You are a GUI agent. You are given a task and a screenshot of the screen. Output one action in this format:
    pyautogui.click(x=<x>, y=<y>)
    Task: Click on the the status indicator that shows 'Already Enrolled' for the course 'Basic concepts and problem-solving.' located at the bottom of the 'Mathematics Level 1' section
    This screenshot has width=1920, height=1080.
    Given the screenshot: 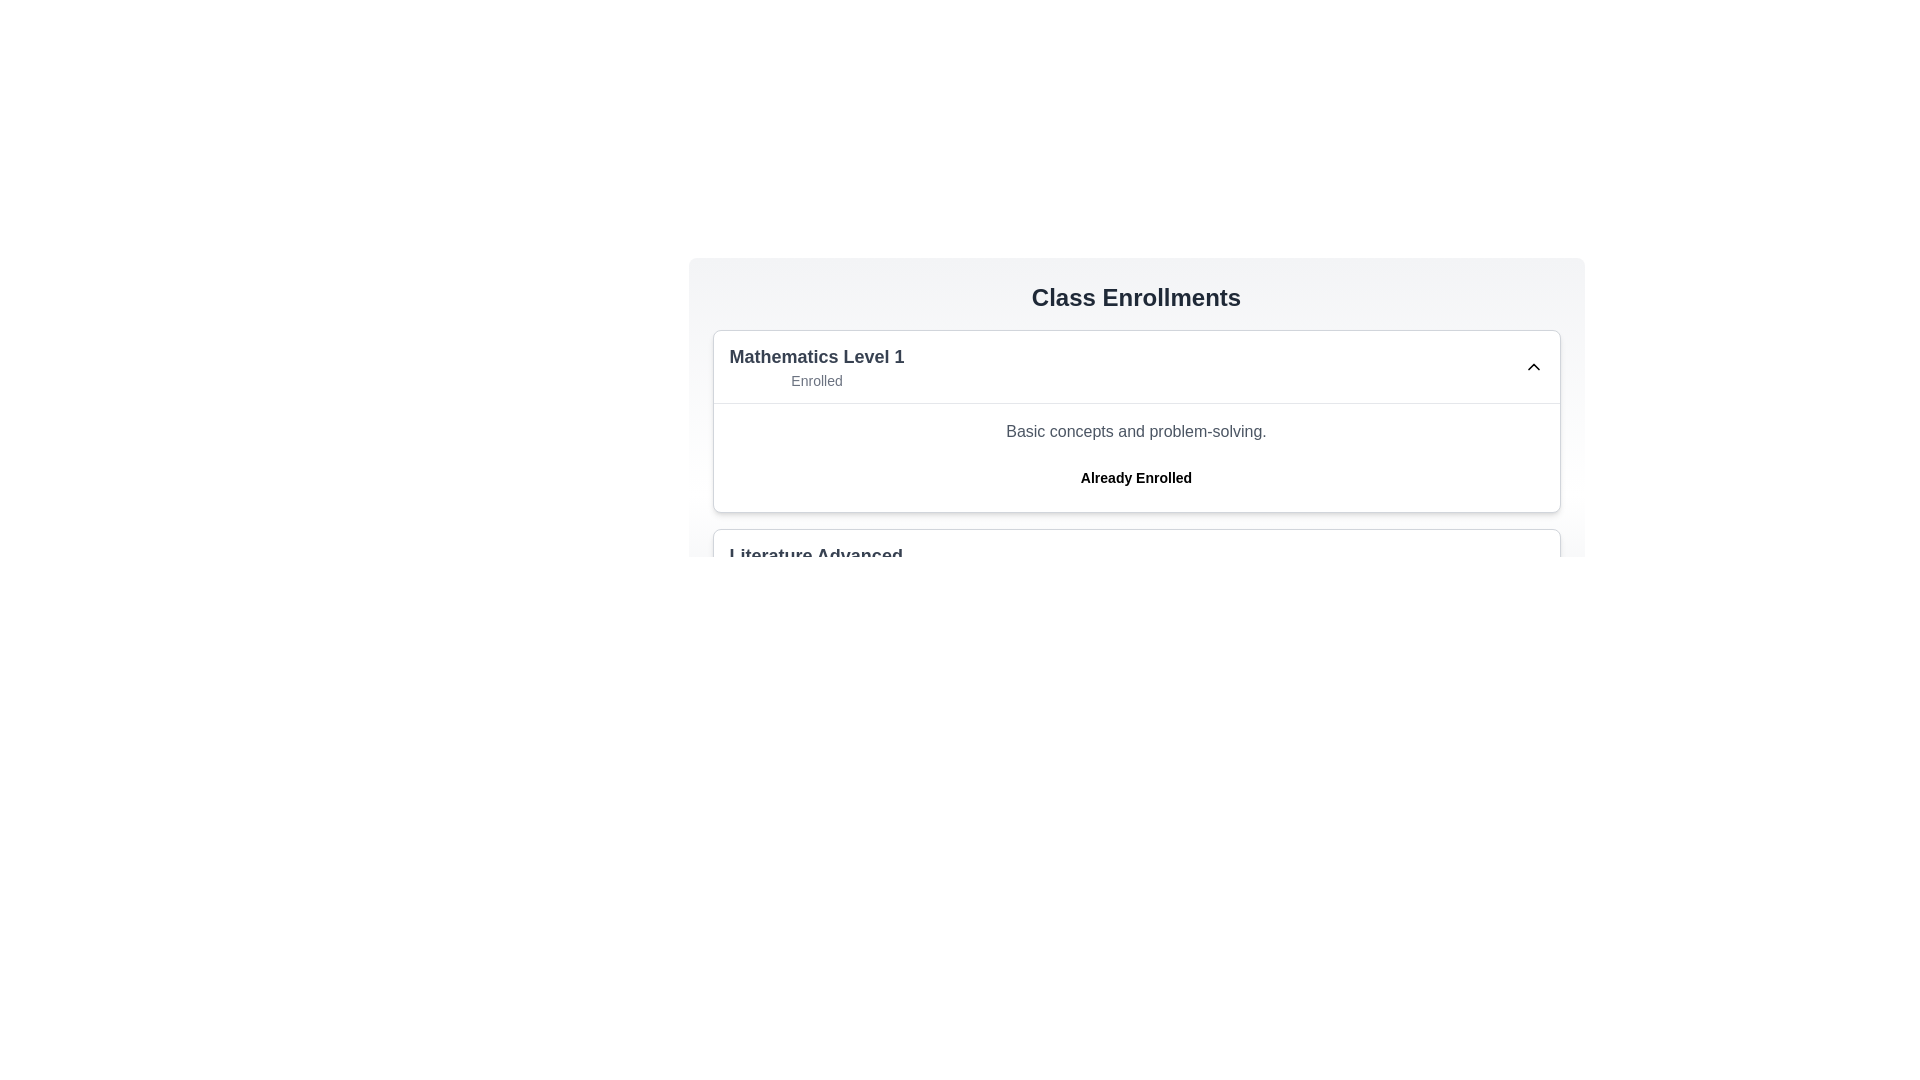 What is the action you would take?
    pyautogui.click(x=1136, y=457)
    